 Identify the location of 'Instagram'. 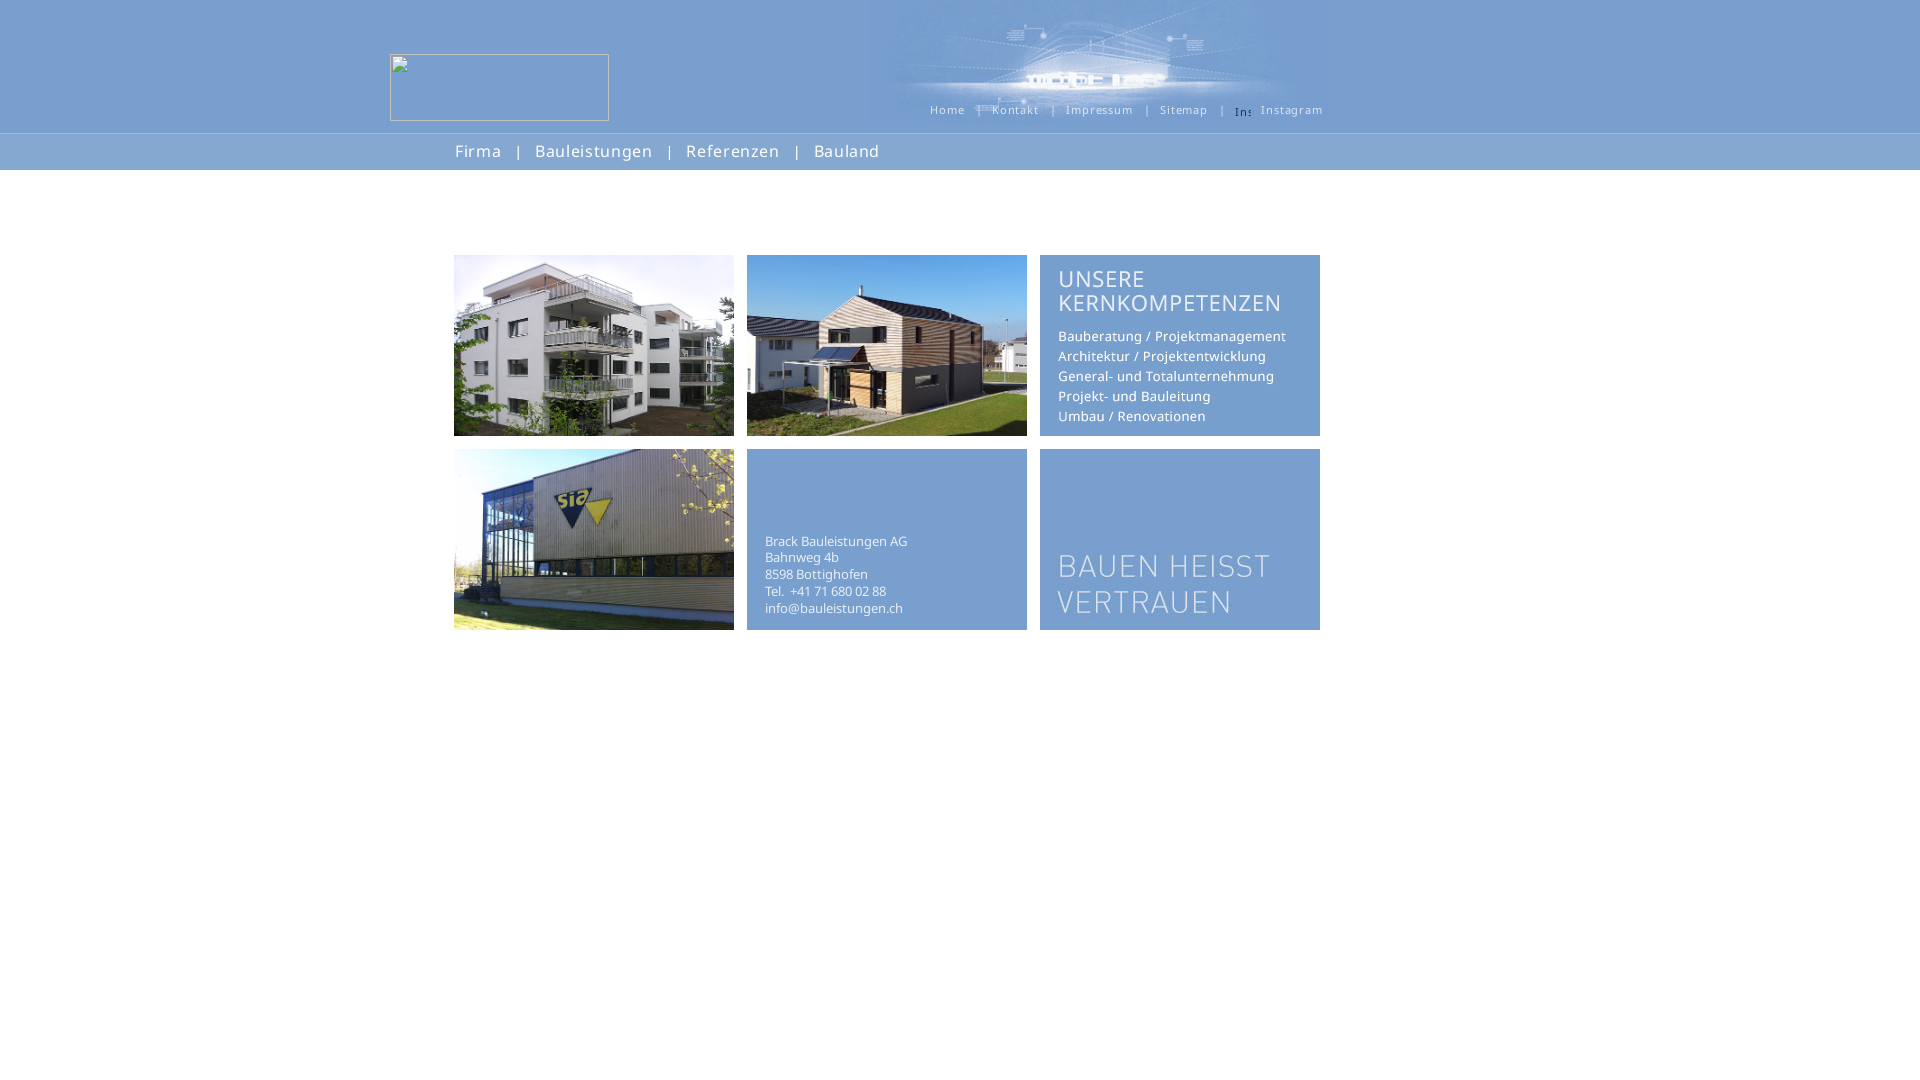
(1242, 108).